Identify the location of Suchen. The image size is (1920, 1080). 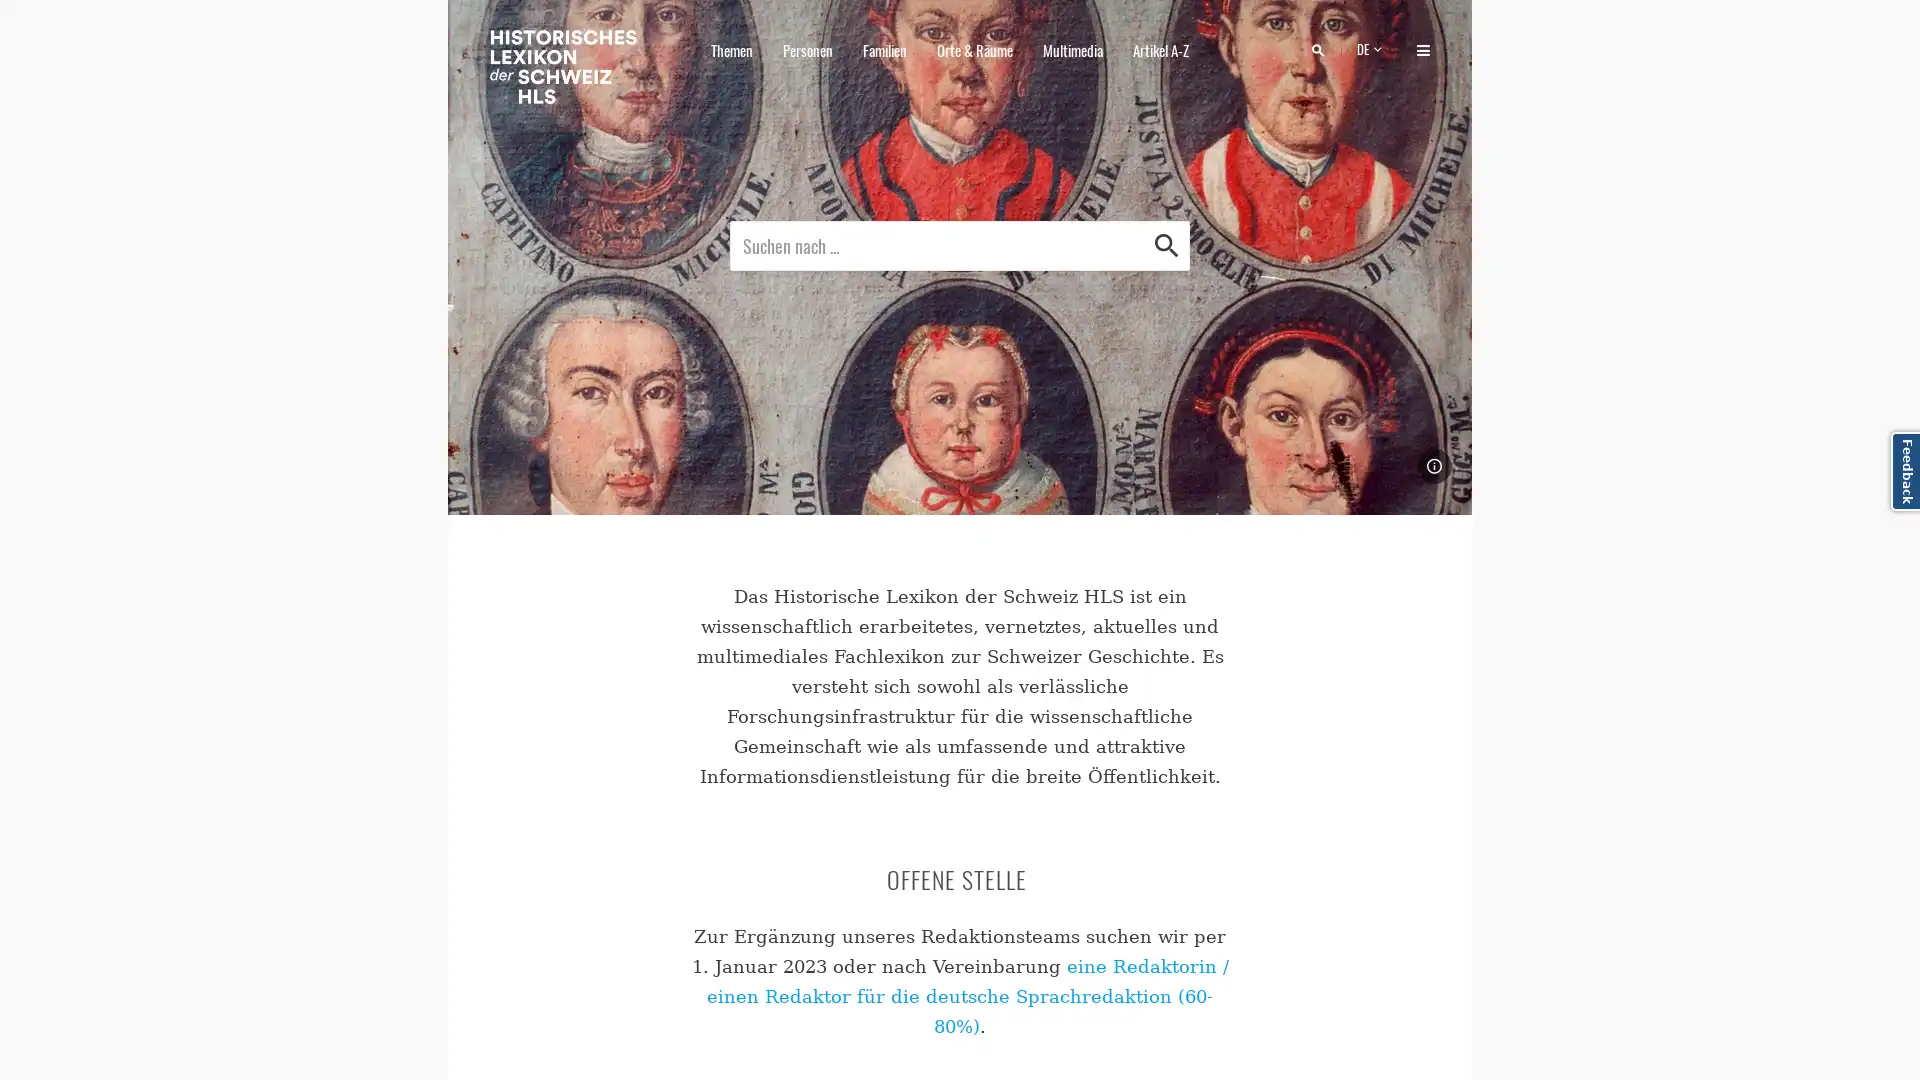
(1166, 244).